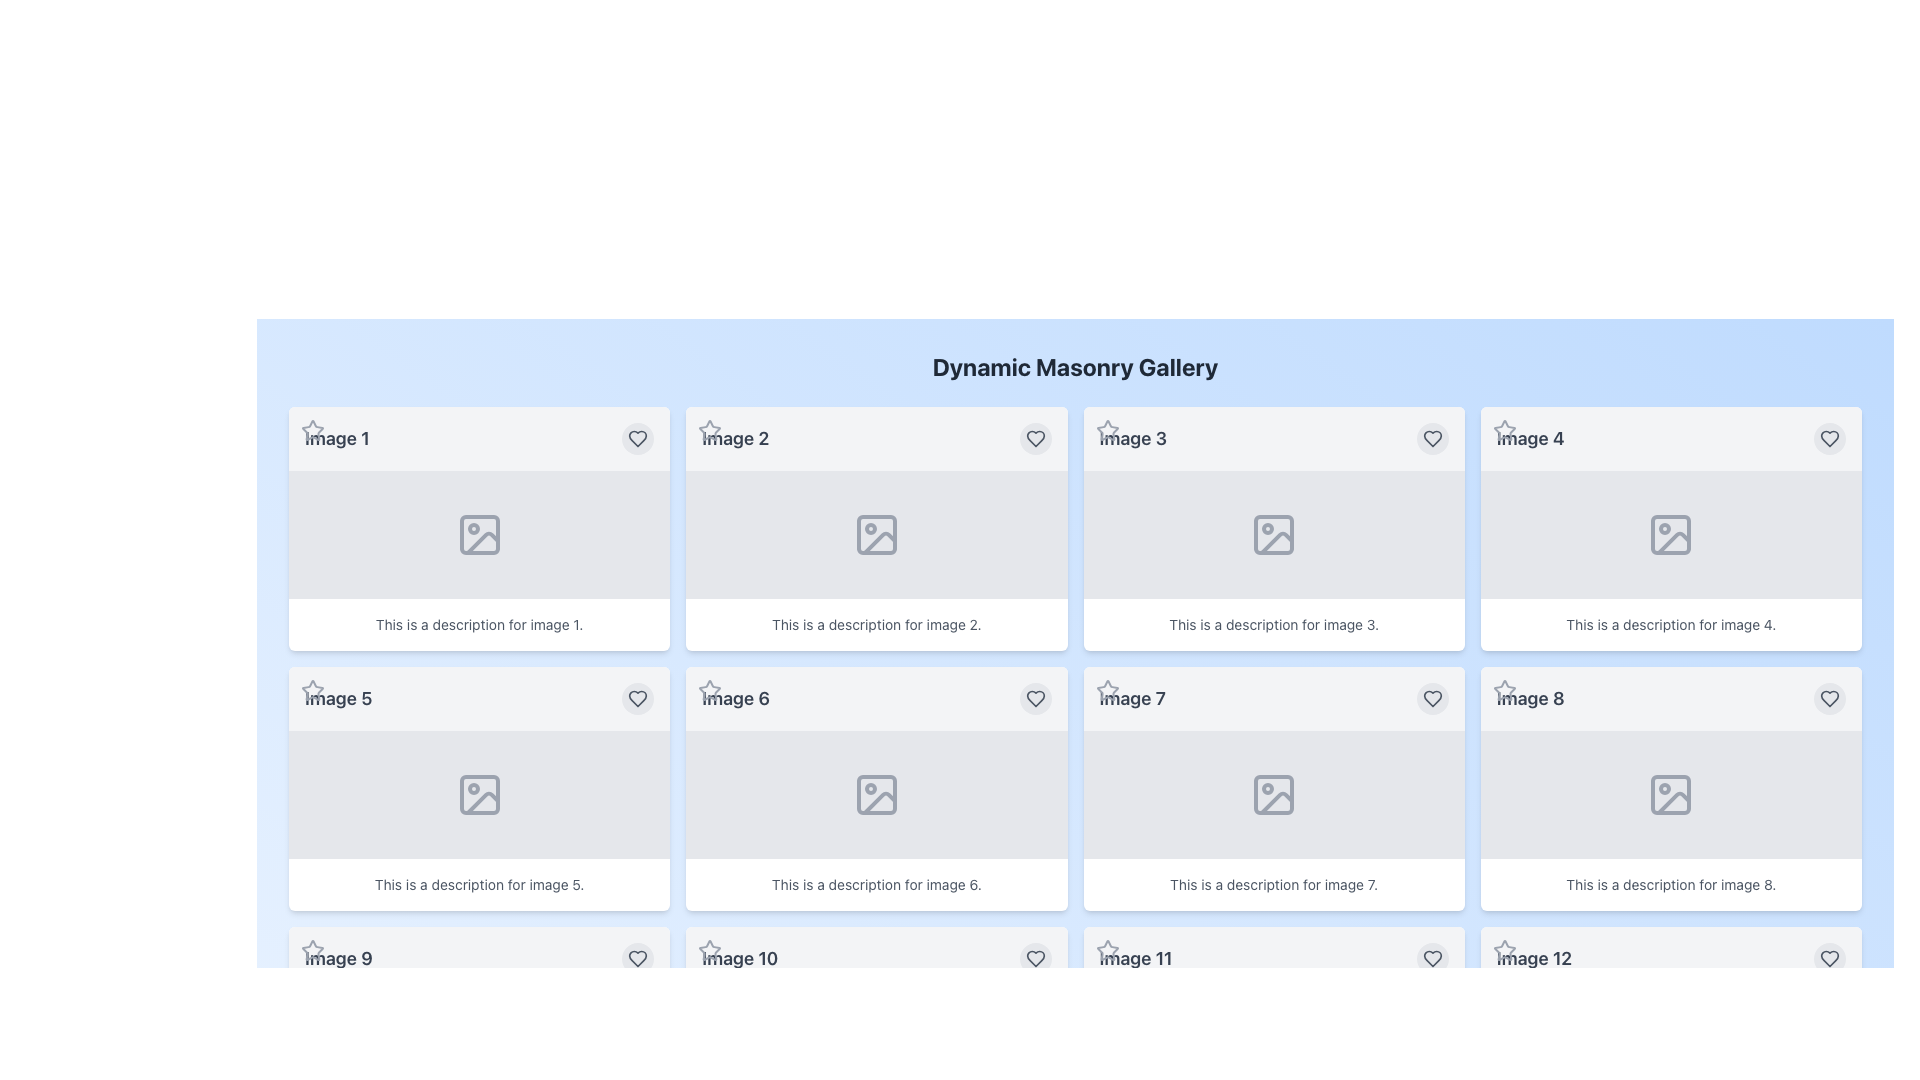 The width and height of the screenshot is (1920, 1080). I want to click on the card located in the second row and the first column of the gallery grid, so click(478, 788).